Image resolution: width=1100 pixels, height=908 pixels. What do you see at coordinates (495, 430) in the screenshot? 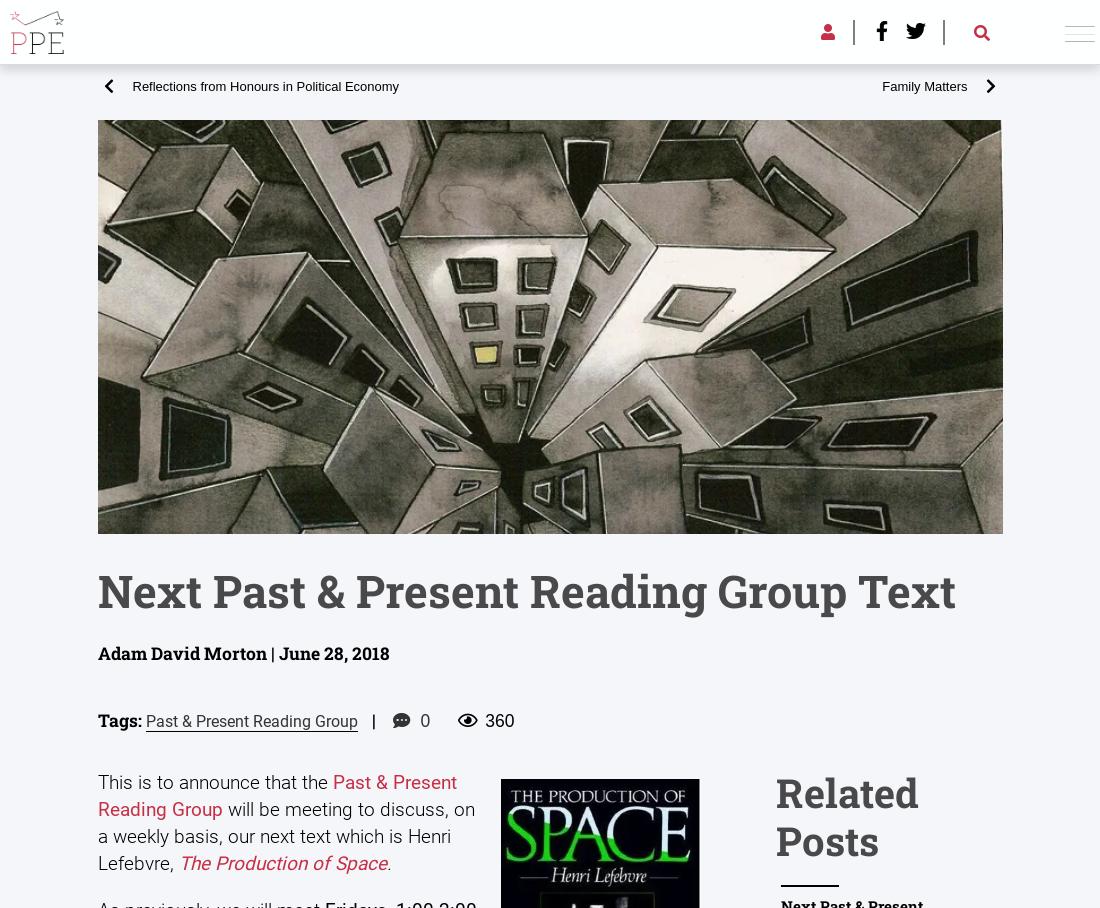
I see `'Adam David Morton'` at bounding box center [495, 430].